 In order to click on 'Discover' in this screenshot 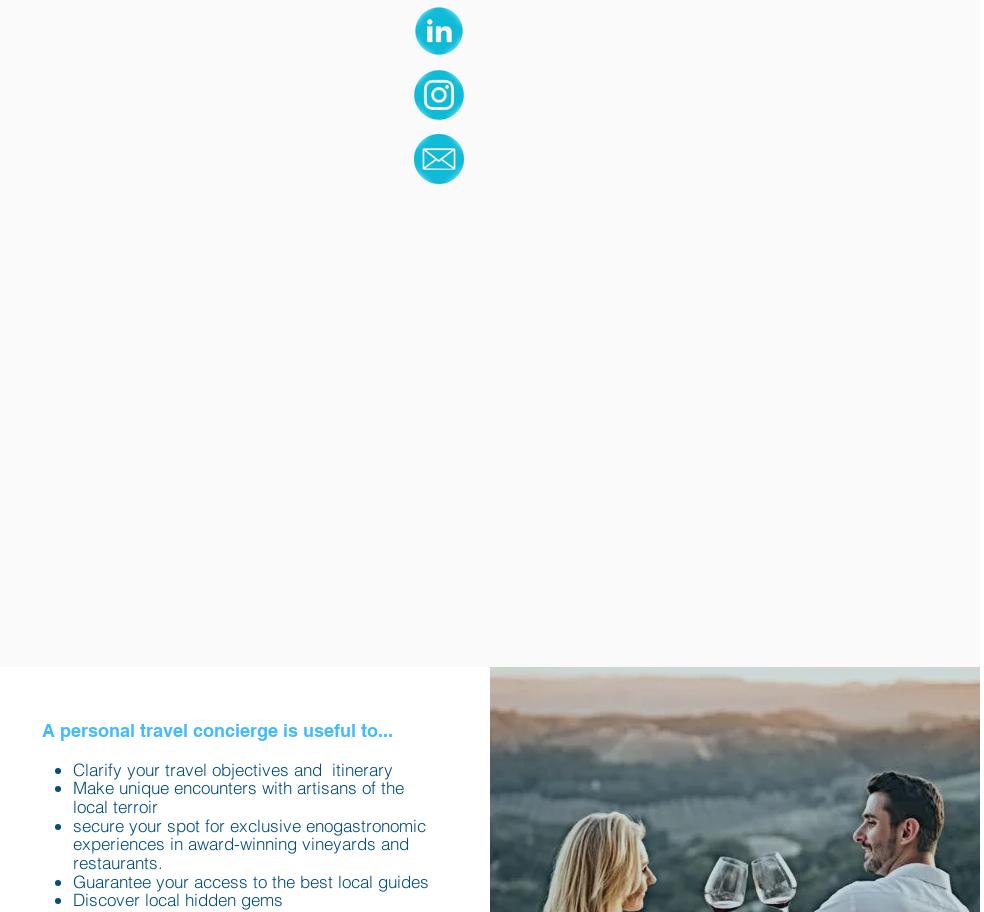, I will do `click(104, 898)`.